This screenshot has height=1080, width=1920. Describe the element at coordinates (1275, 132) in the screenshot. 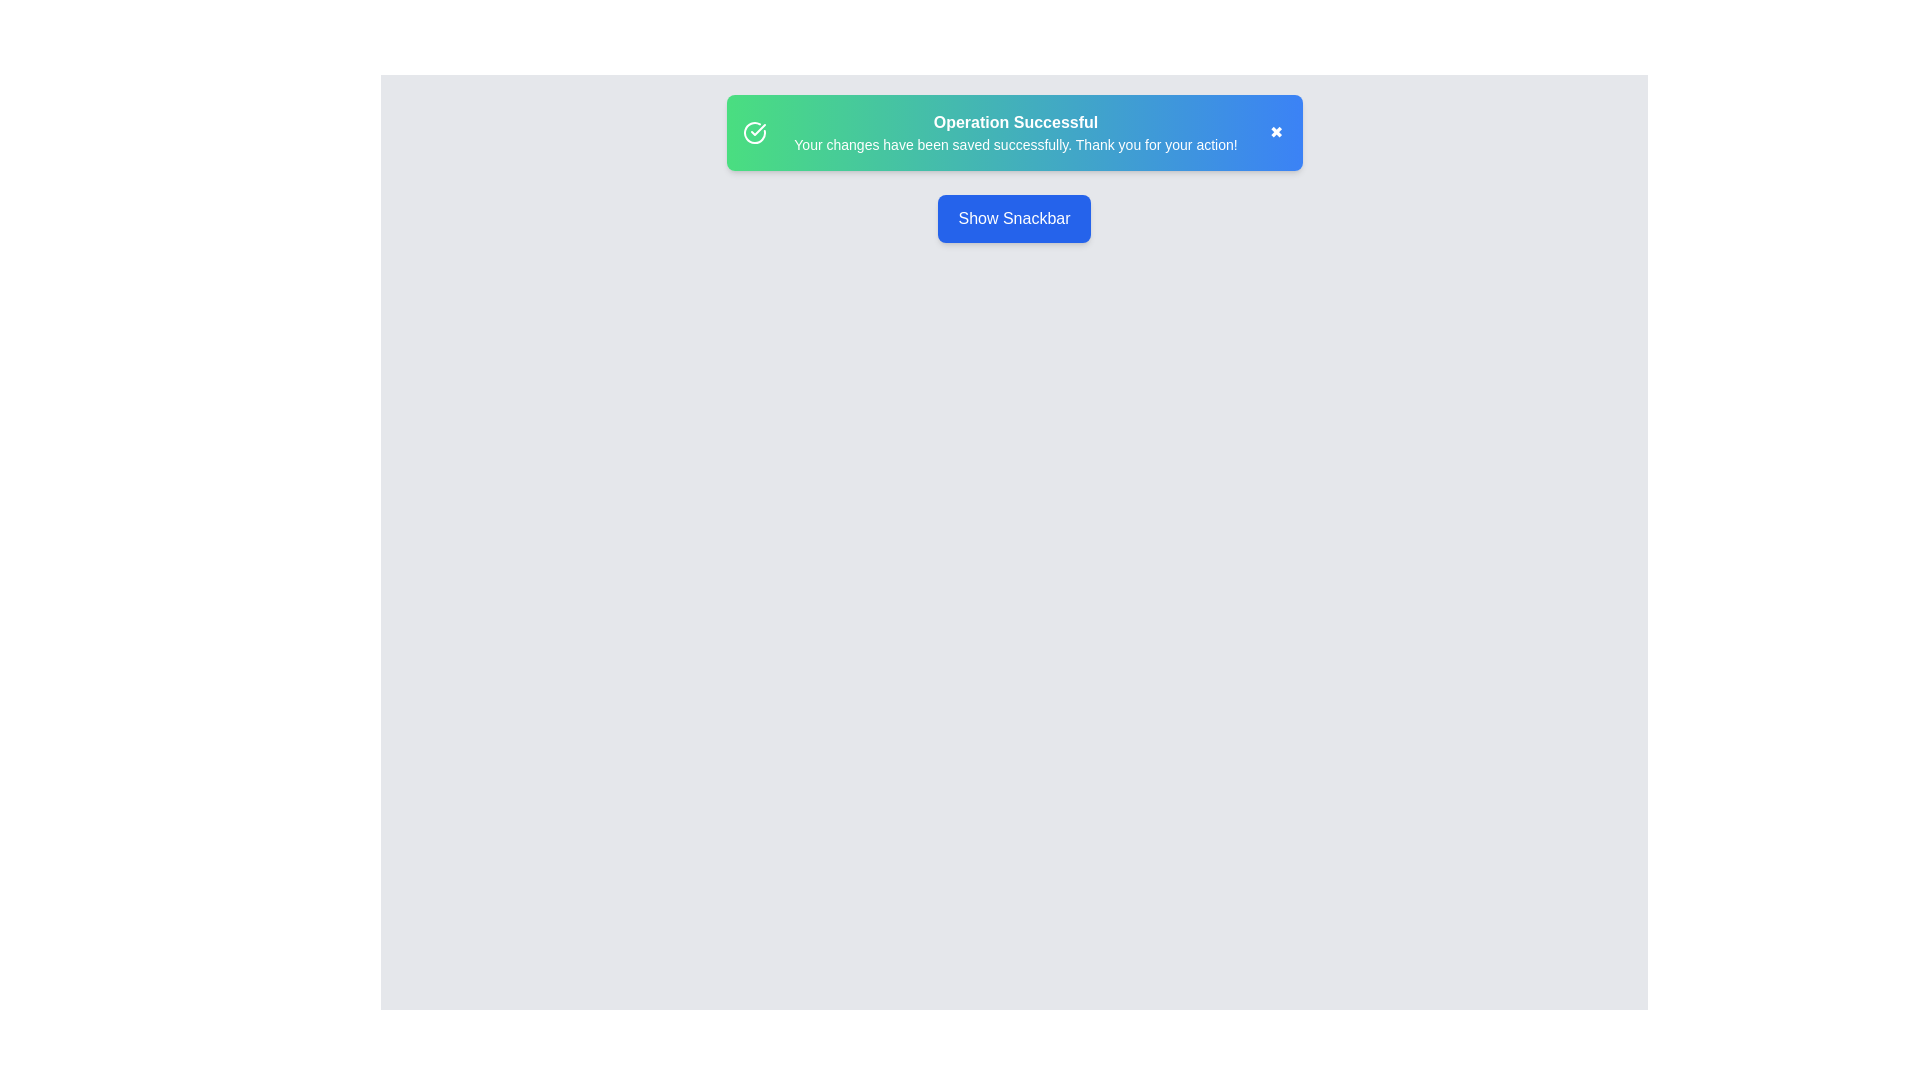

I see `close button on the snackbar` at that location.